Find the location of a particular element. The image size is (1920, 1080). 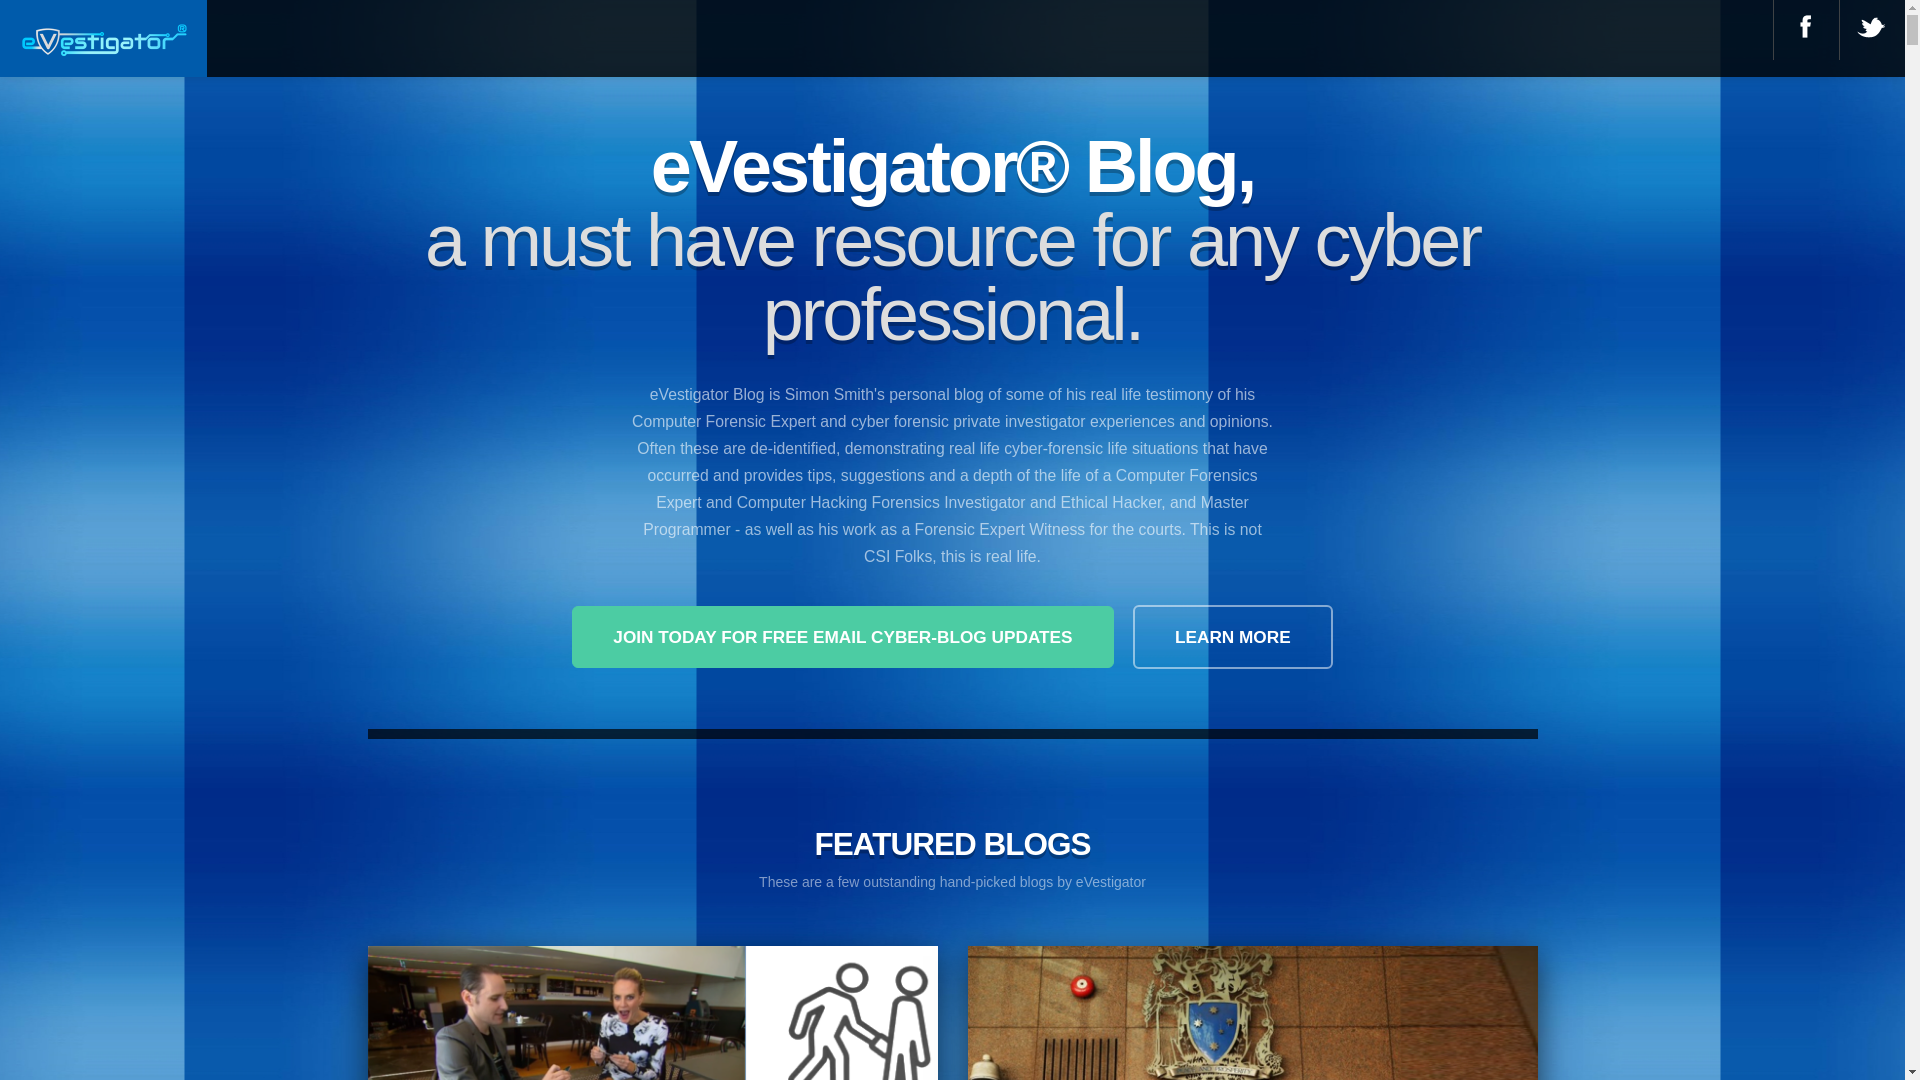

'JOIN TODAY FOR FREE EMAIL CYBER-BLOG UPDATES' is located at coordinates (842, 636).